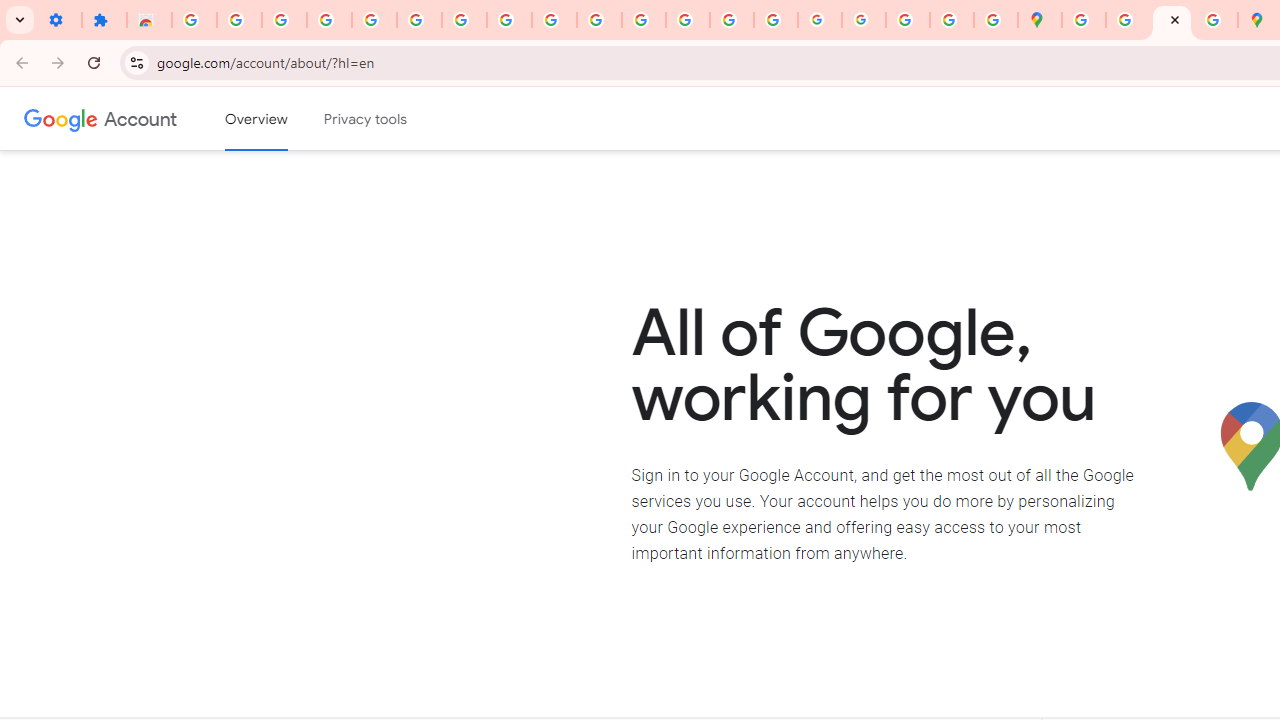 This screenshot has height=720, width=1280. I want to click on 'Delete photos & videos - Computer - Google Photos Help', so click(283, 20).